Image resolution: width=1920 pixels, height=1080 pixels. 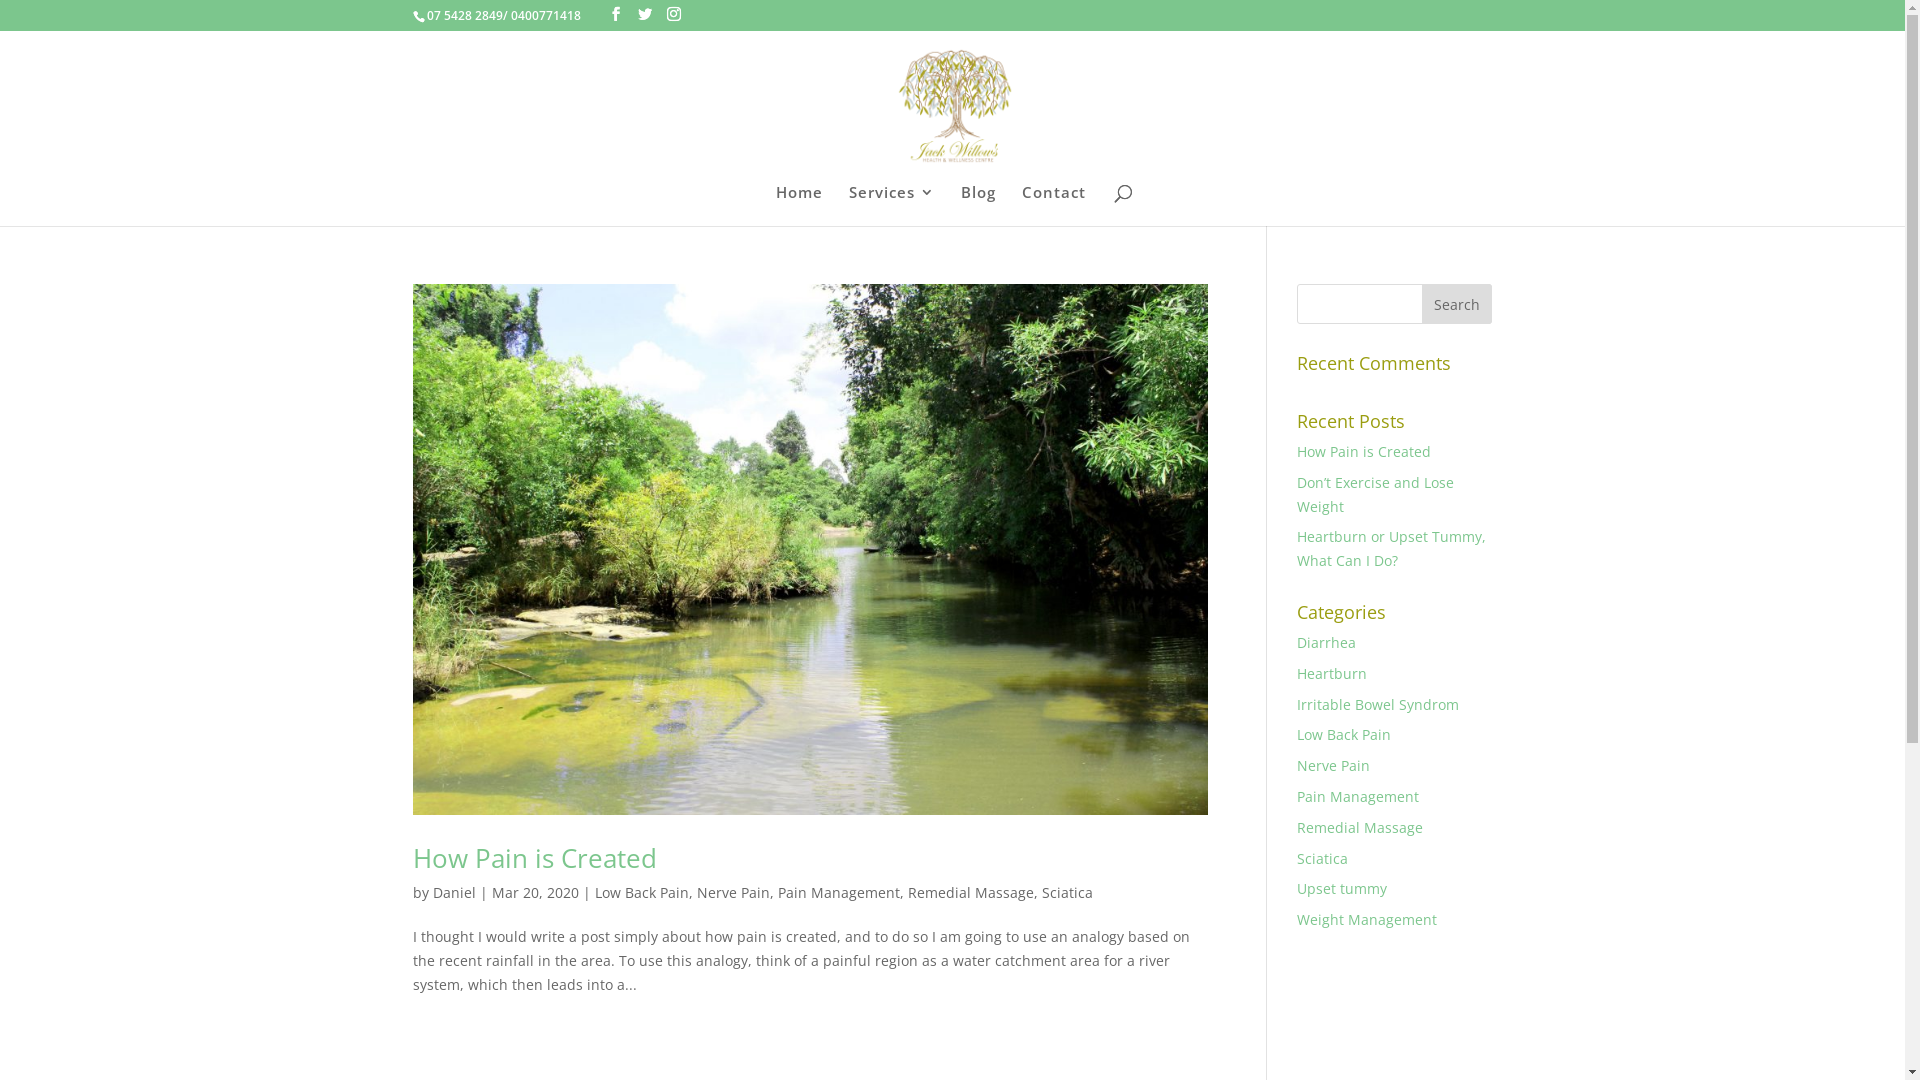 I want to click on 'Sciatica', so click(x=1322, y=857).